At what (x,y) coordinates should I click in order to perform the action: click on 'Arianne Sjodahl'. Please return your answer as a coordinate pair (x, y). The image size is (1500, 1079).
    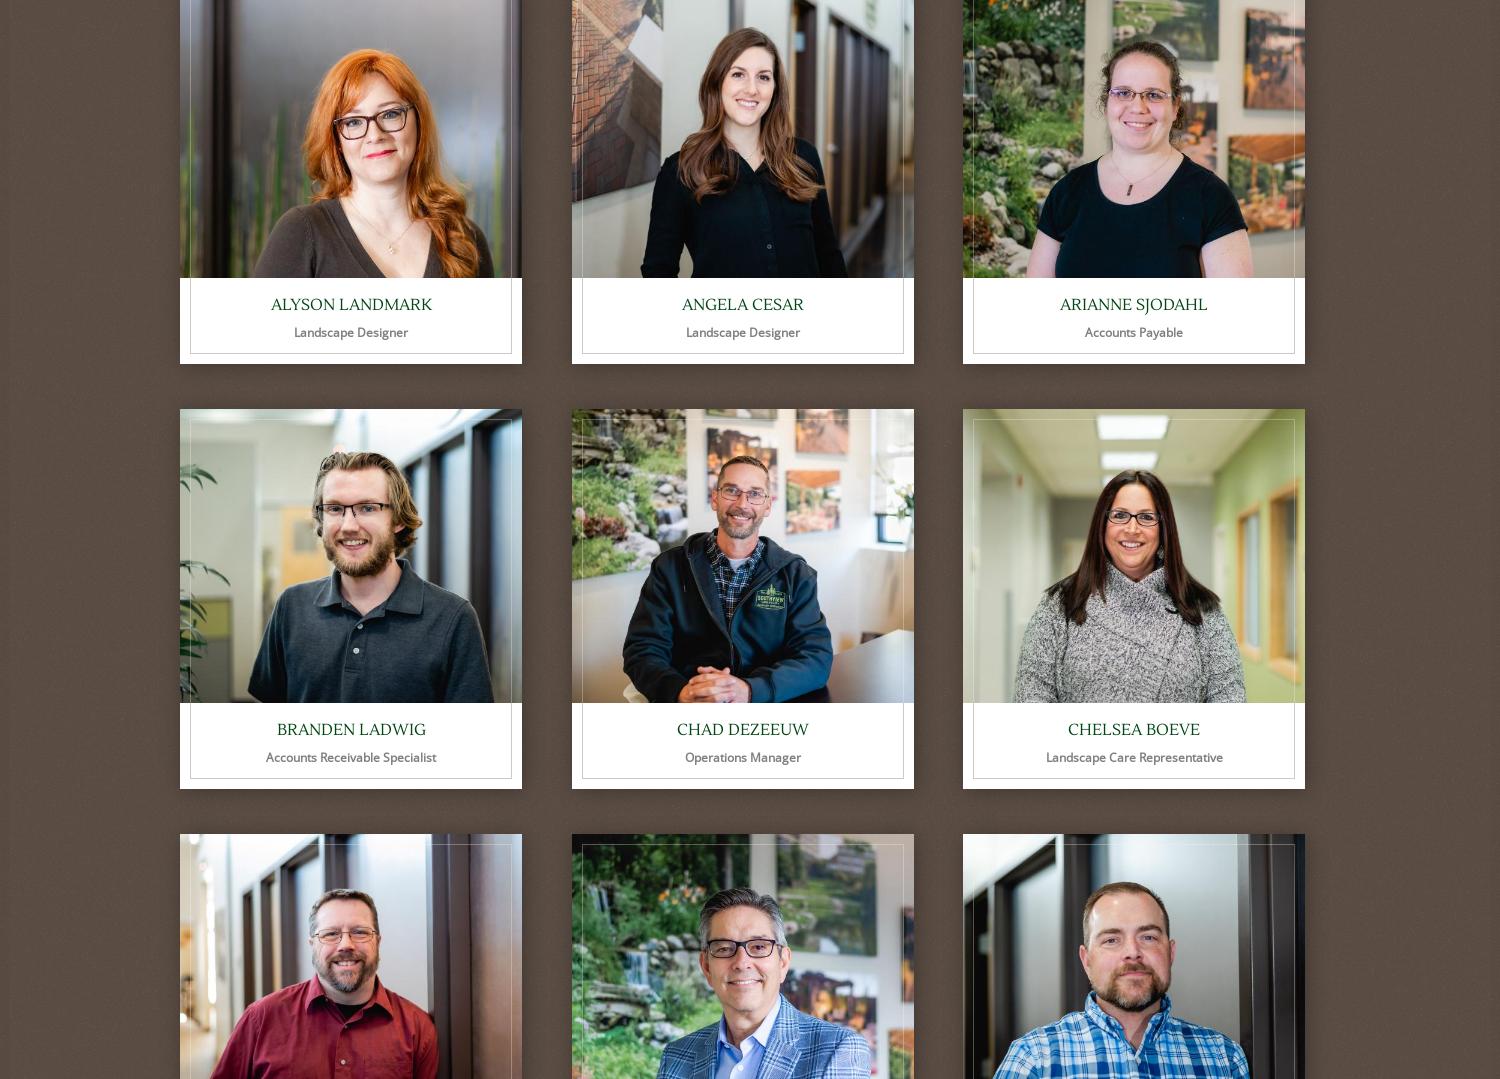
    Looking at the image, I should click on (1134, 304).